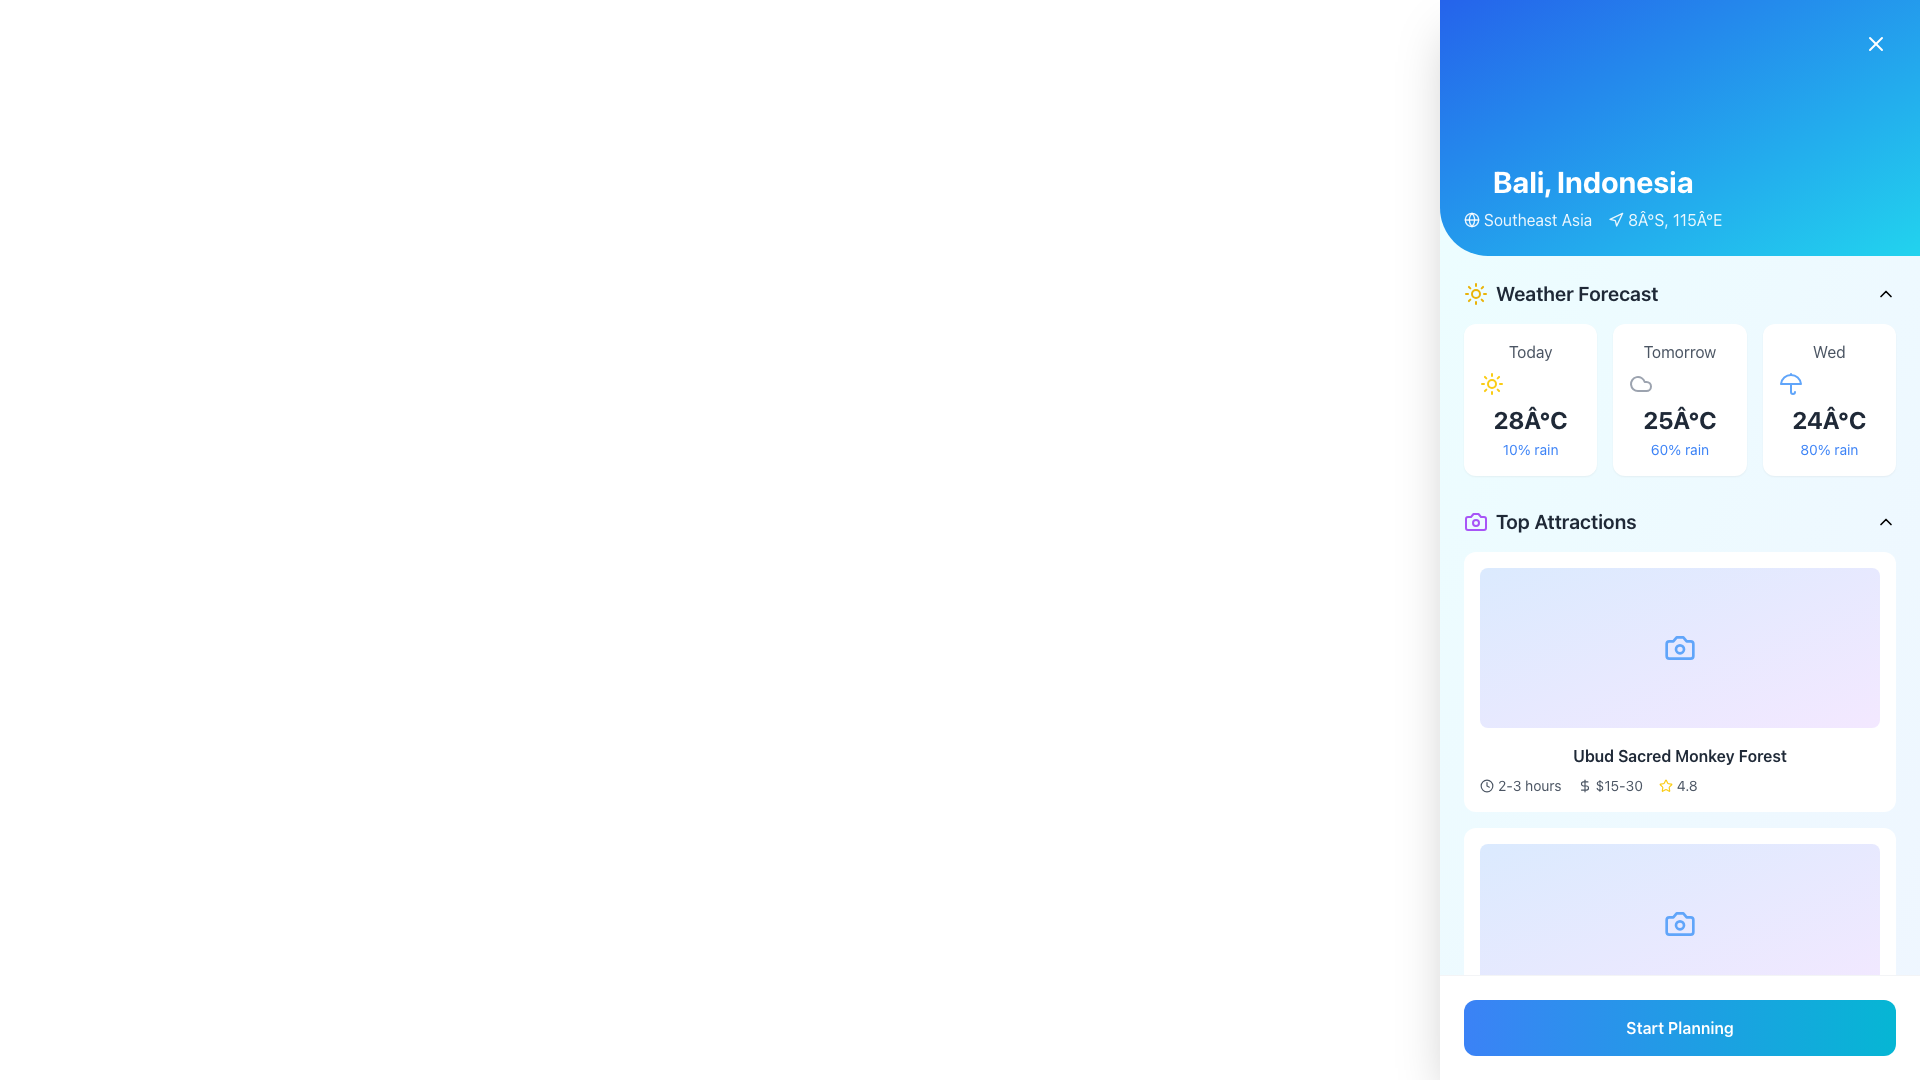 The width and height of the screenshot is (1920, 1080). I want to click on accessibility tools, so click(1680, 756).